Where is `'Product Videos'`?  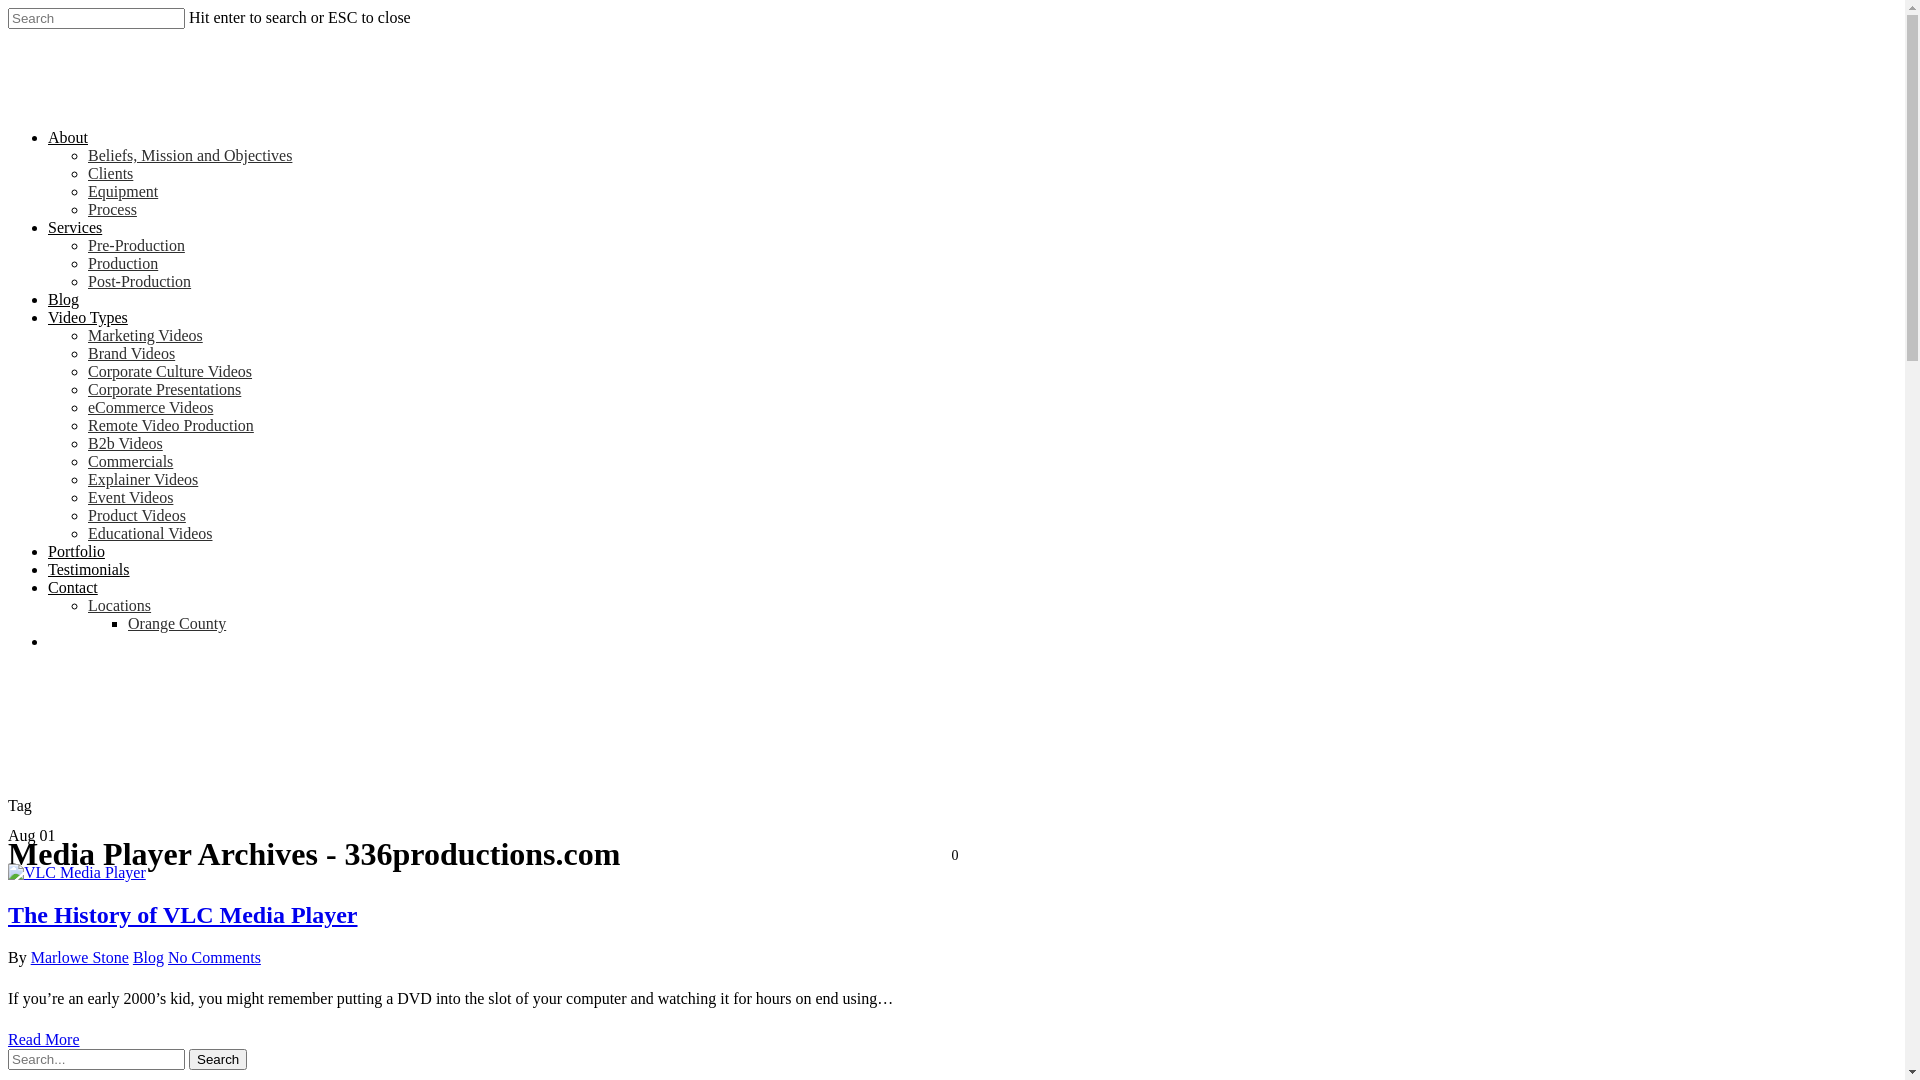
'Product Videos' is located at coordinates (86, 514).